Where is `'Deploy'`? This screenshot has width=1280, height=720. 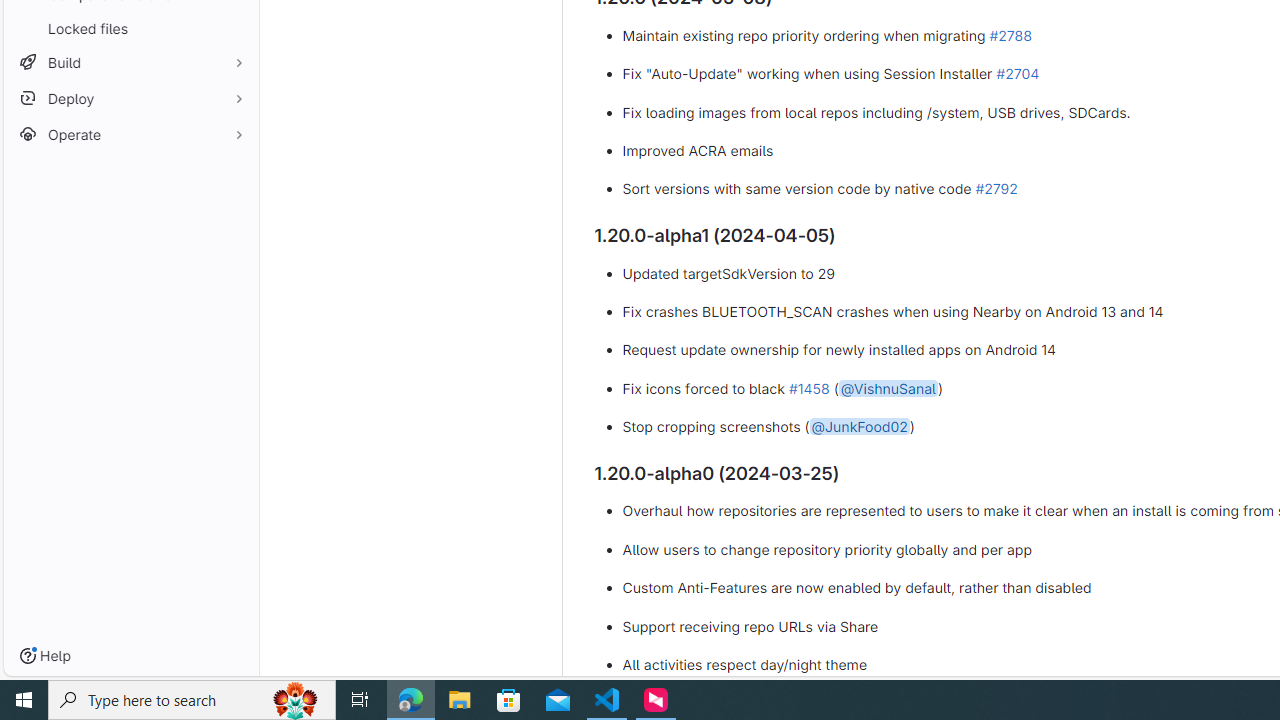 'Deploy' is located at coordinates (130, 98).